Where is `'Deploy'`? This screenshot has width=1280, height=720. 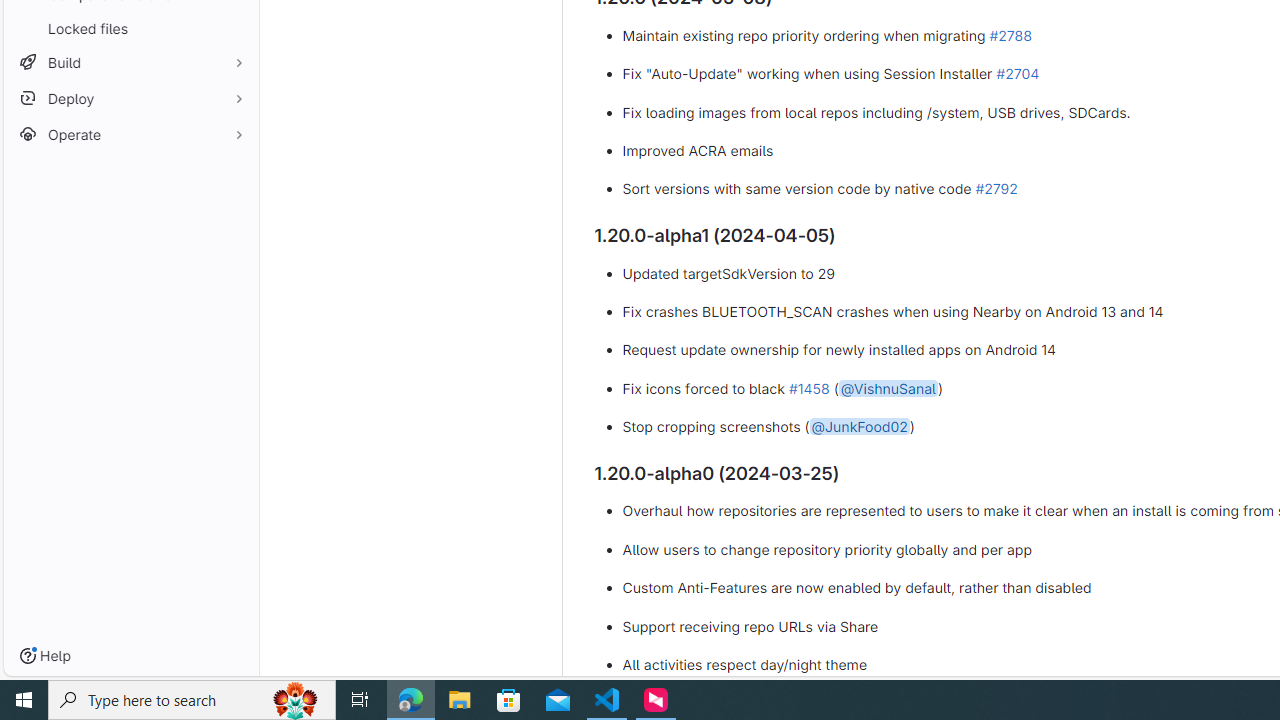 'Deploy' is located at coordinates (130, 98).